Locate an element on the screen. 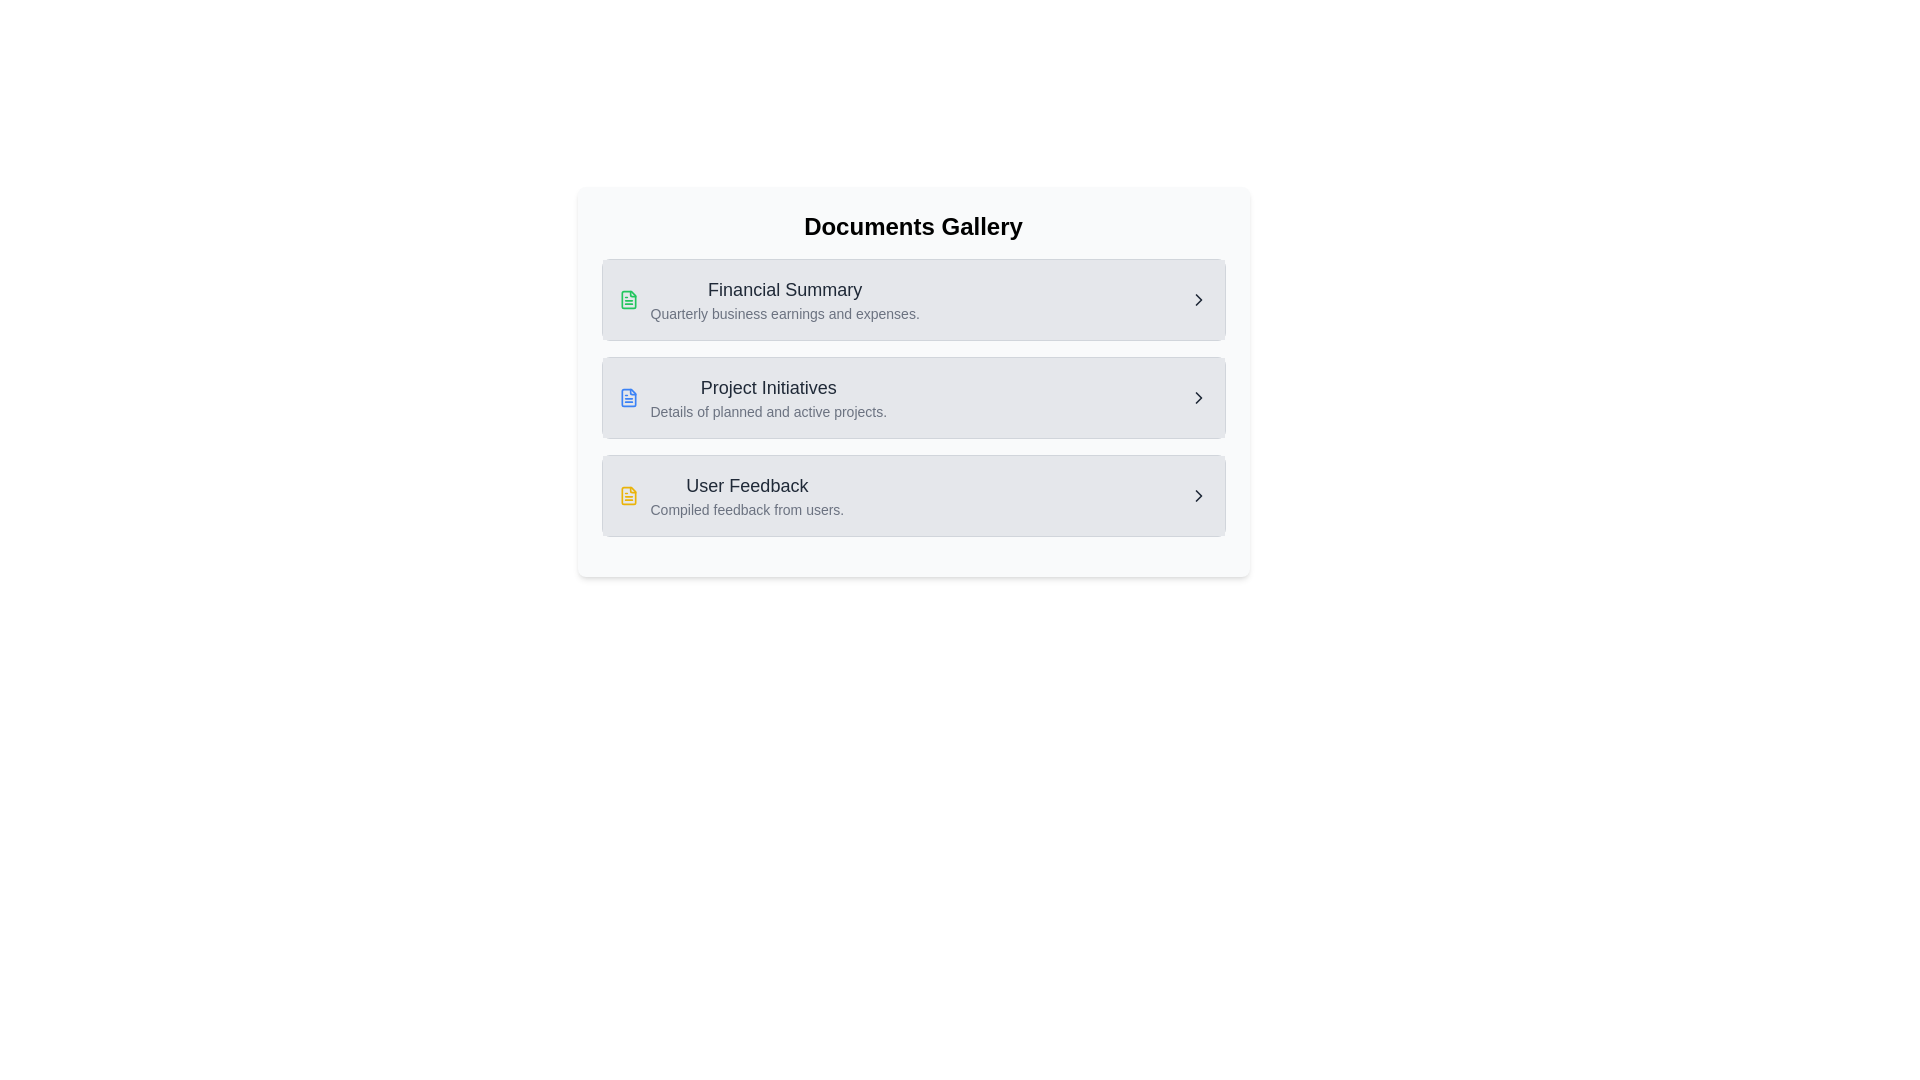 This screenshot has width=1920, height=1080. the right-pointing chevron icon located at the right end of the 'User Feedback' list item in the 'Documents Gallery' interface is located at coordinates (1198, 495).